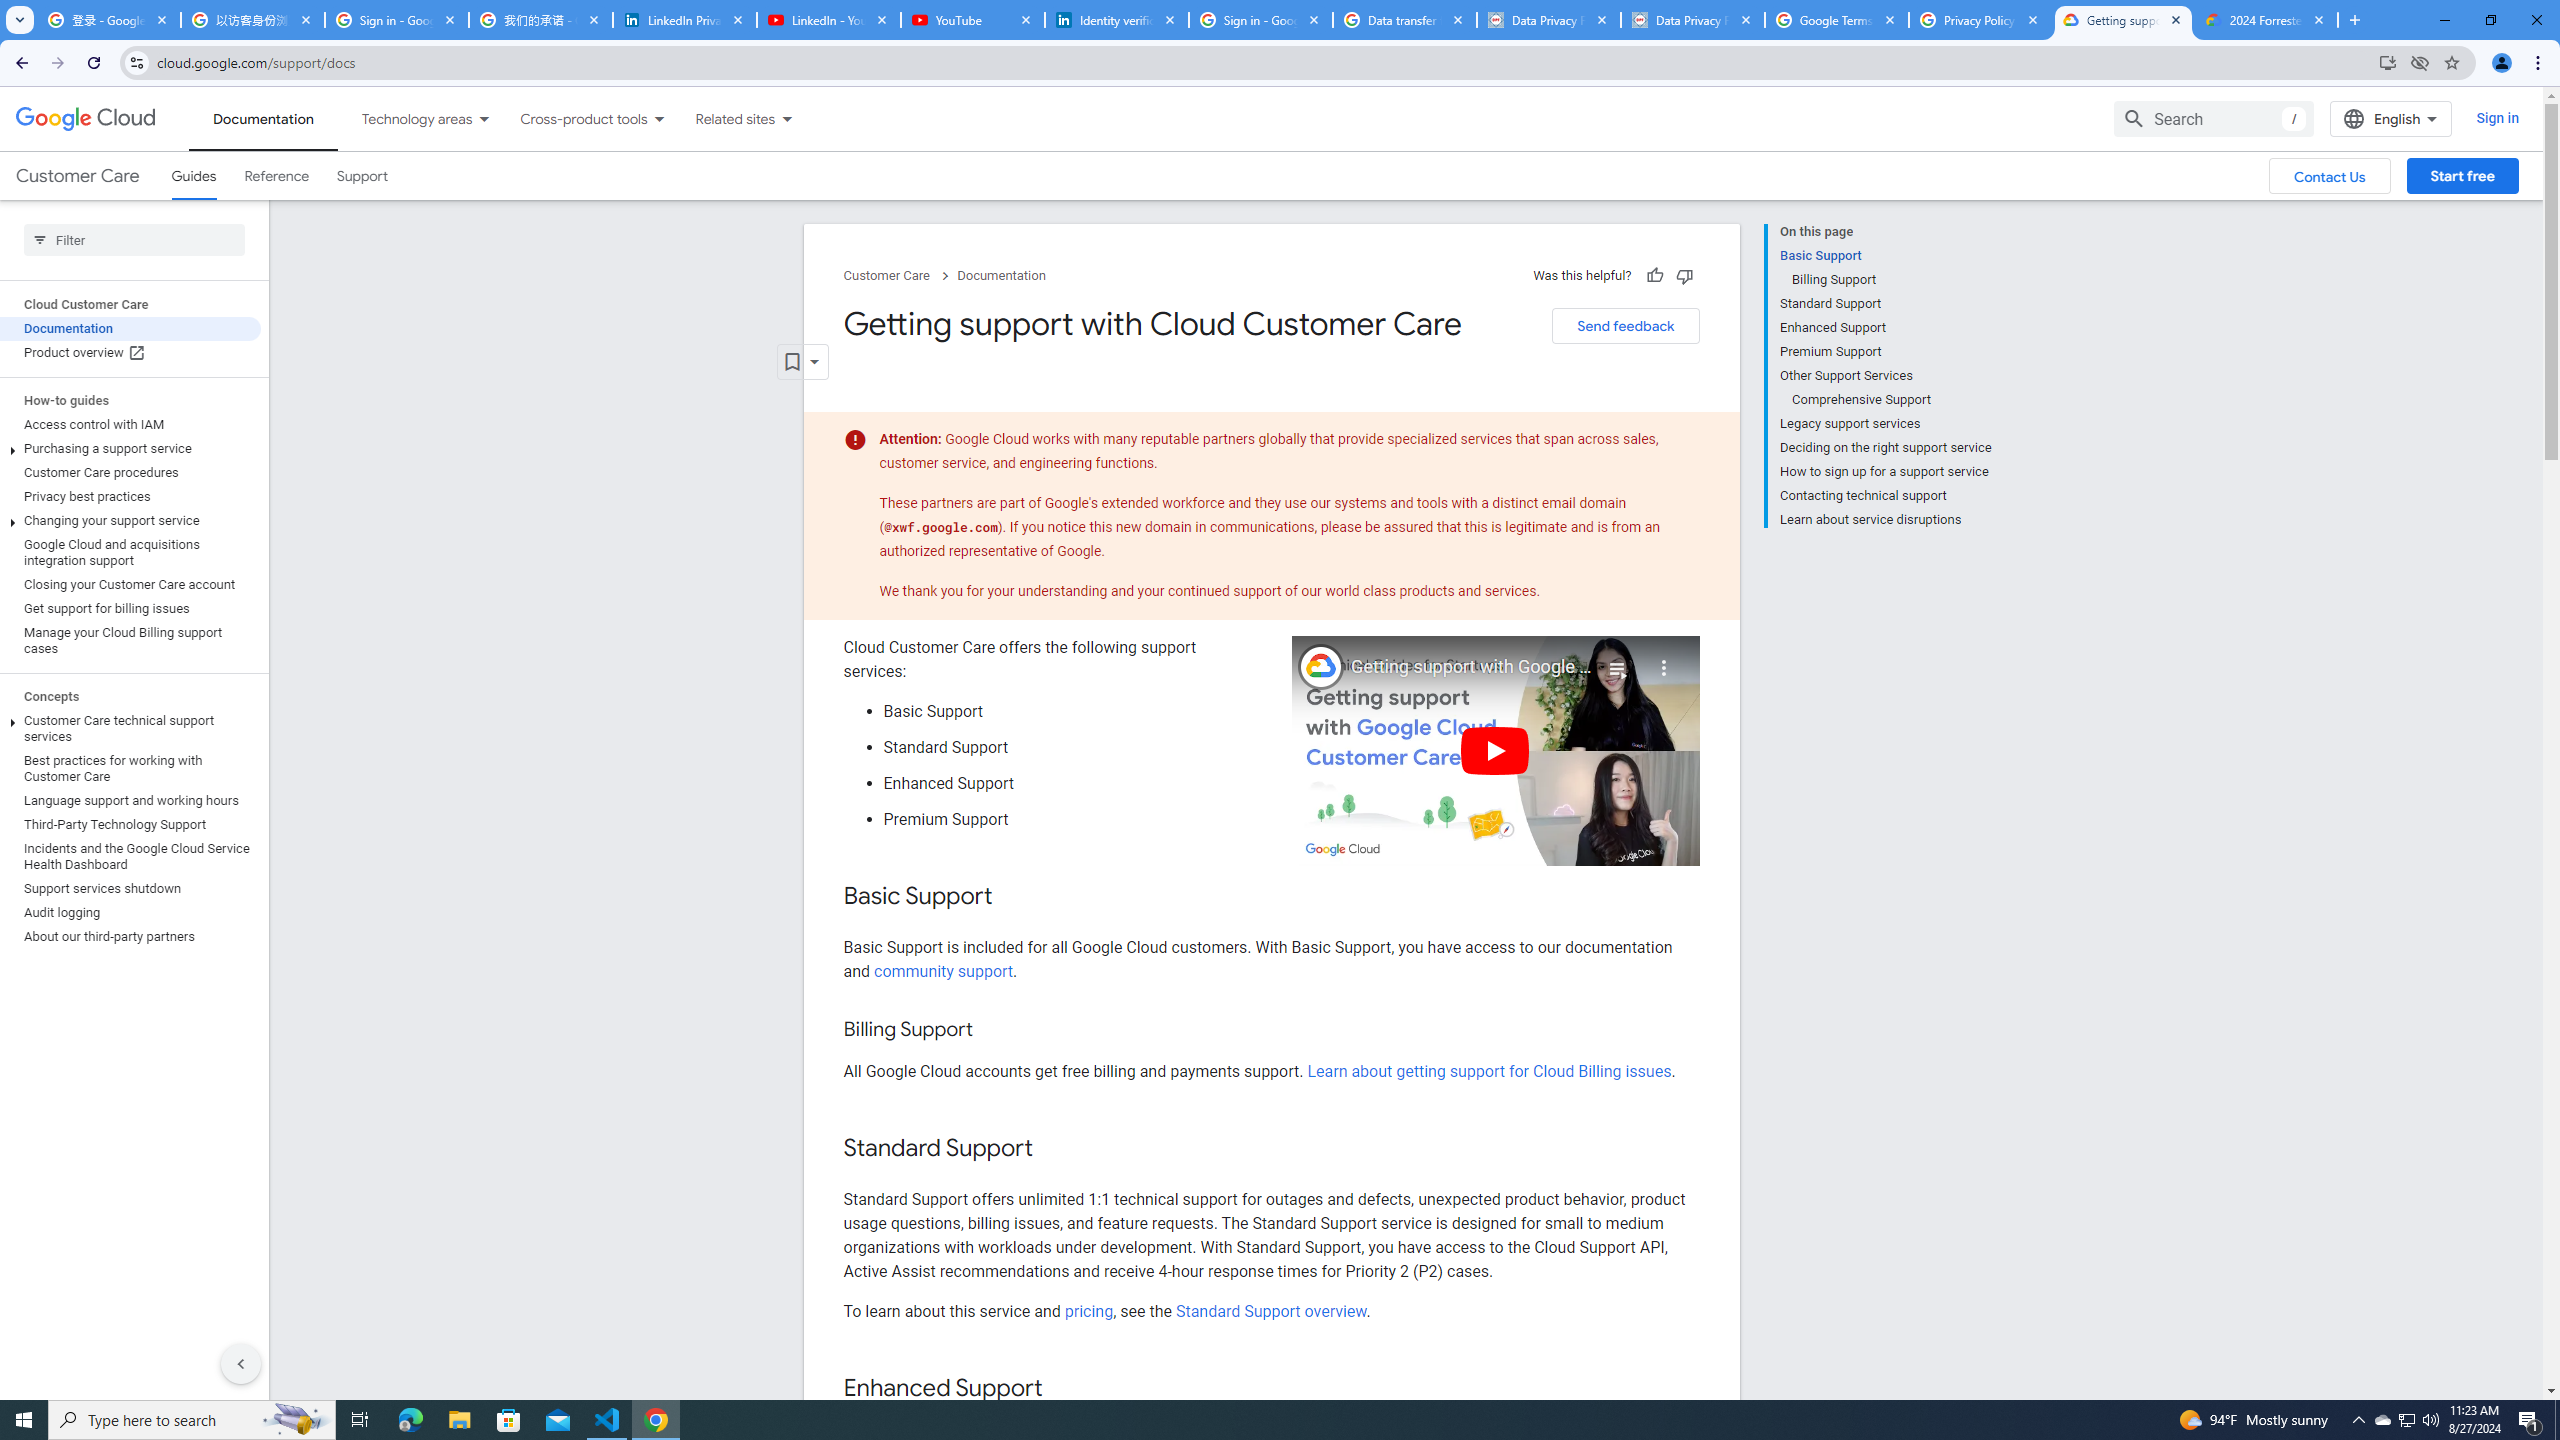 The height and width of the screenshot is (1440, 2560). Describe the element at coordinates (1884, 471) in the screenshot. I see `'How to sign up for a support service'` at that location.